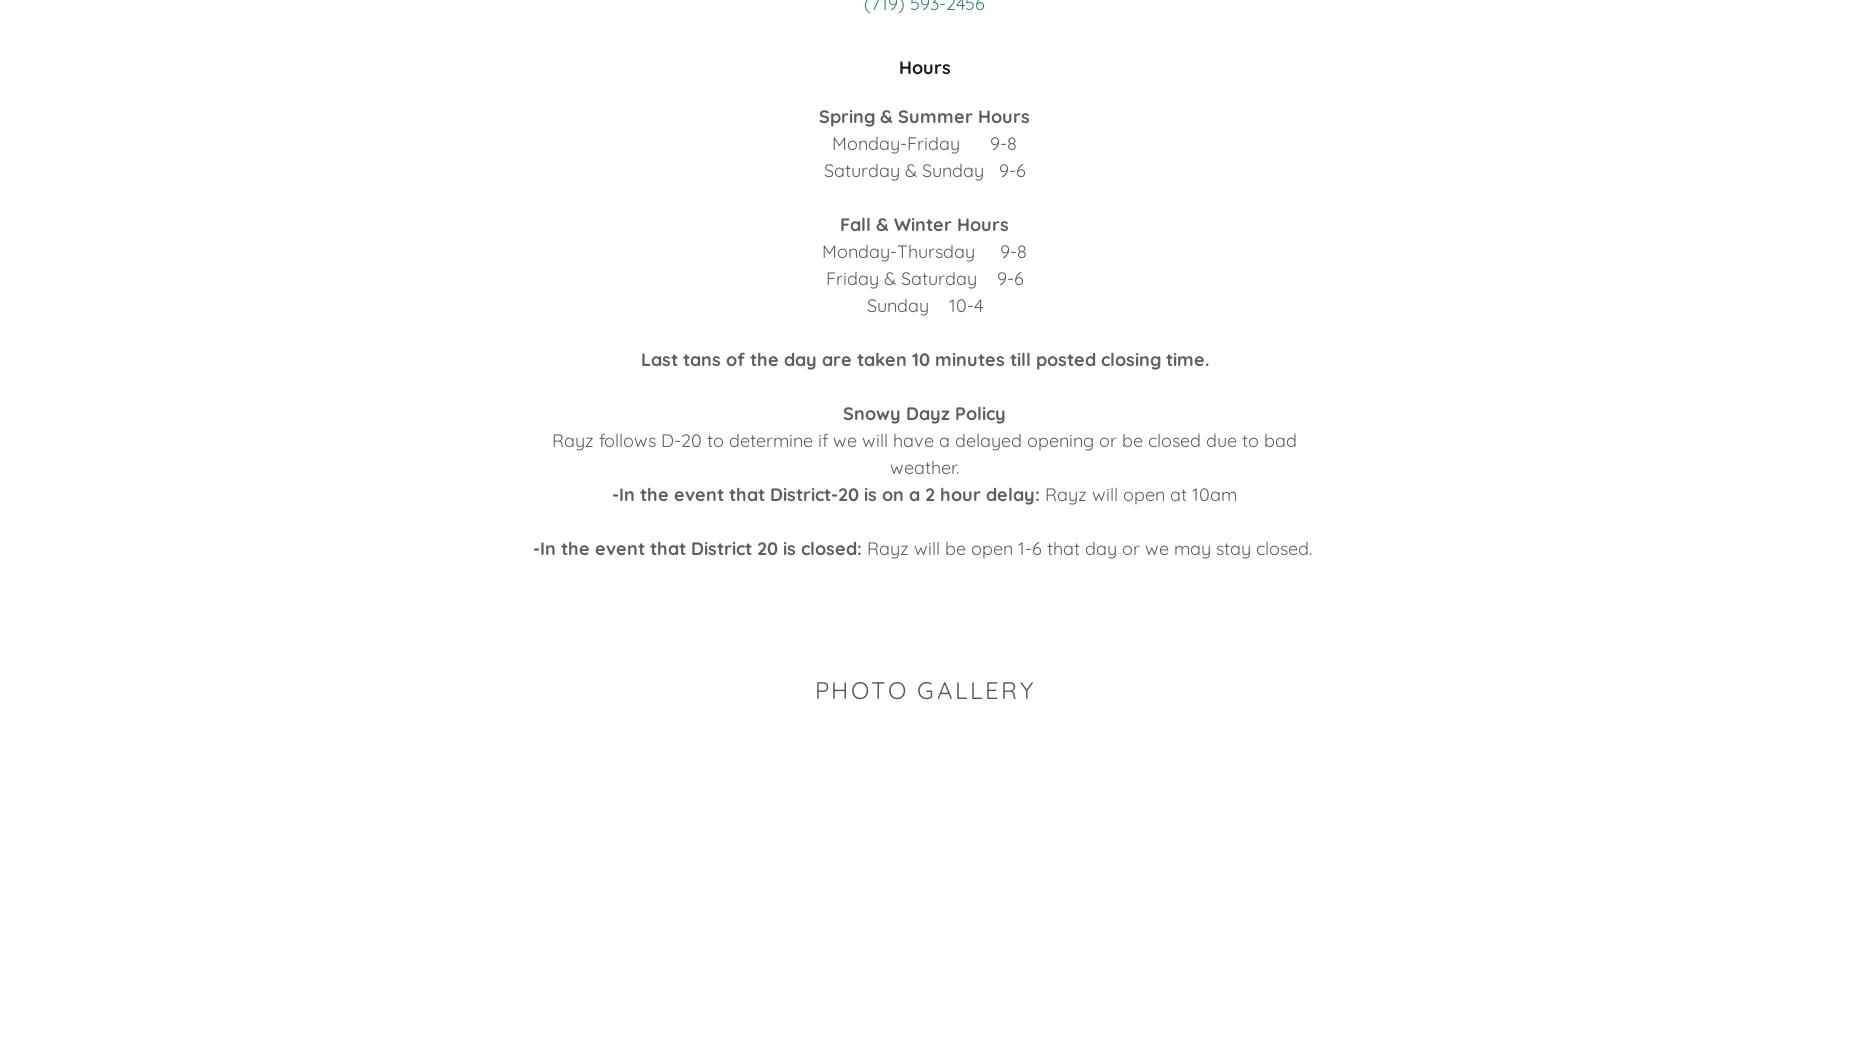  Describe the element at coordinates (696, 548) in the screenshot. I see `'-In the event that District 20 is closed:'` at that location.